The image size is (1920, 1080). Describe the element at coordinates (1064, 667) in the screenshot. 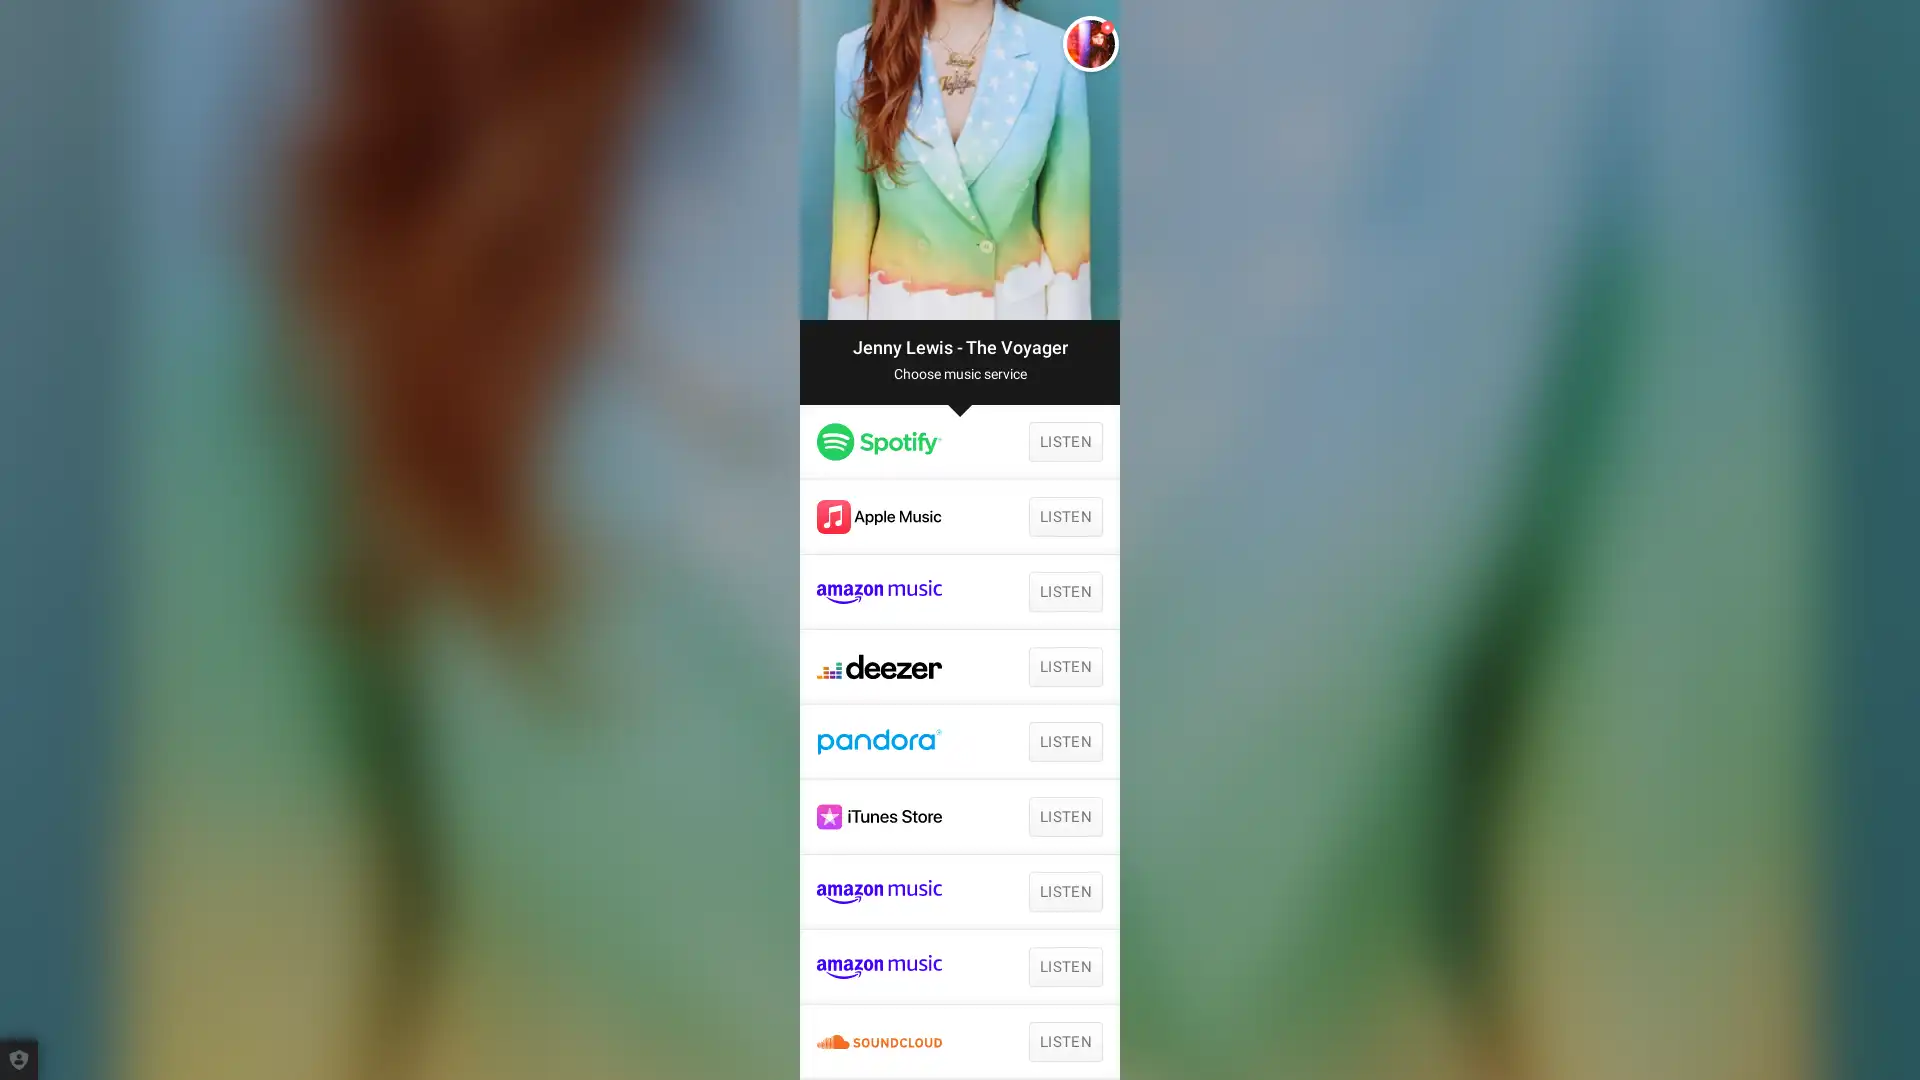

I see `LISTEN` at that location.